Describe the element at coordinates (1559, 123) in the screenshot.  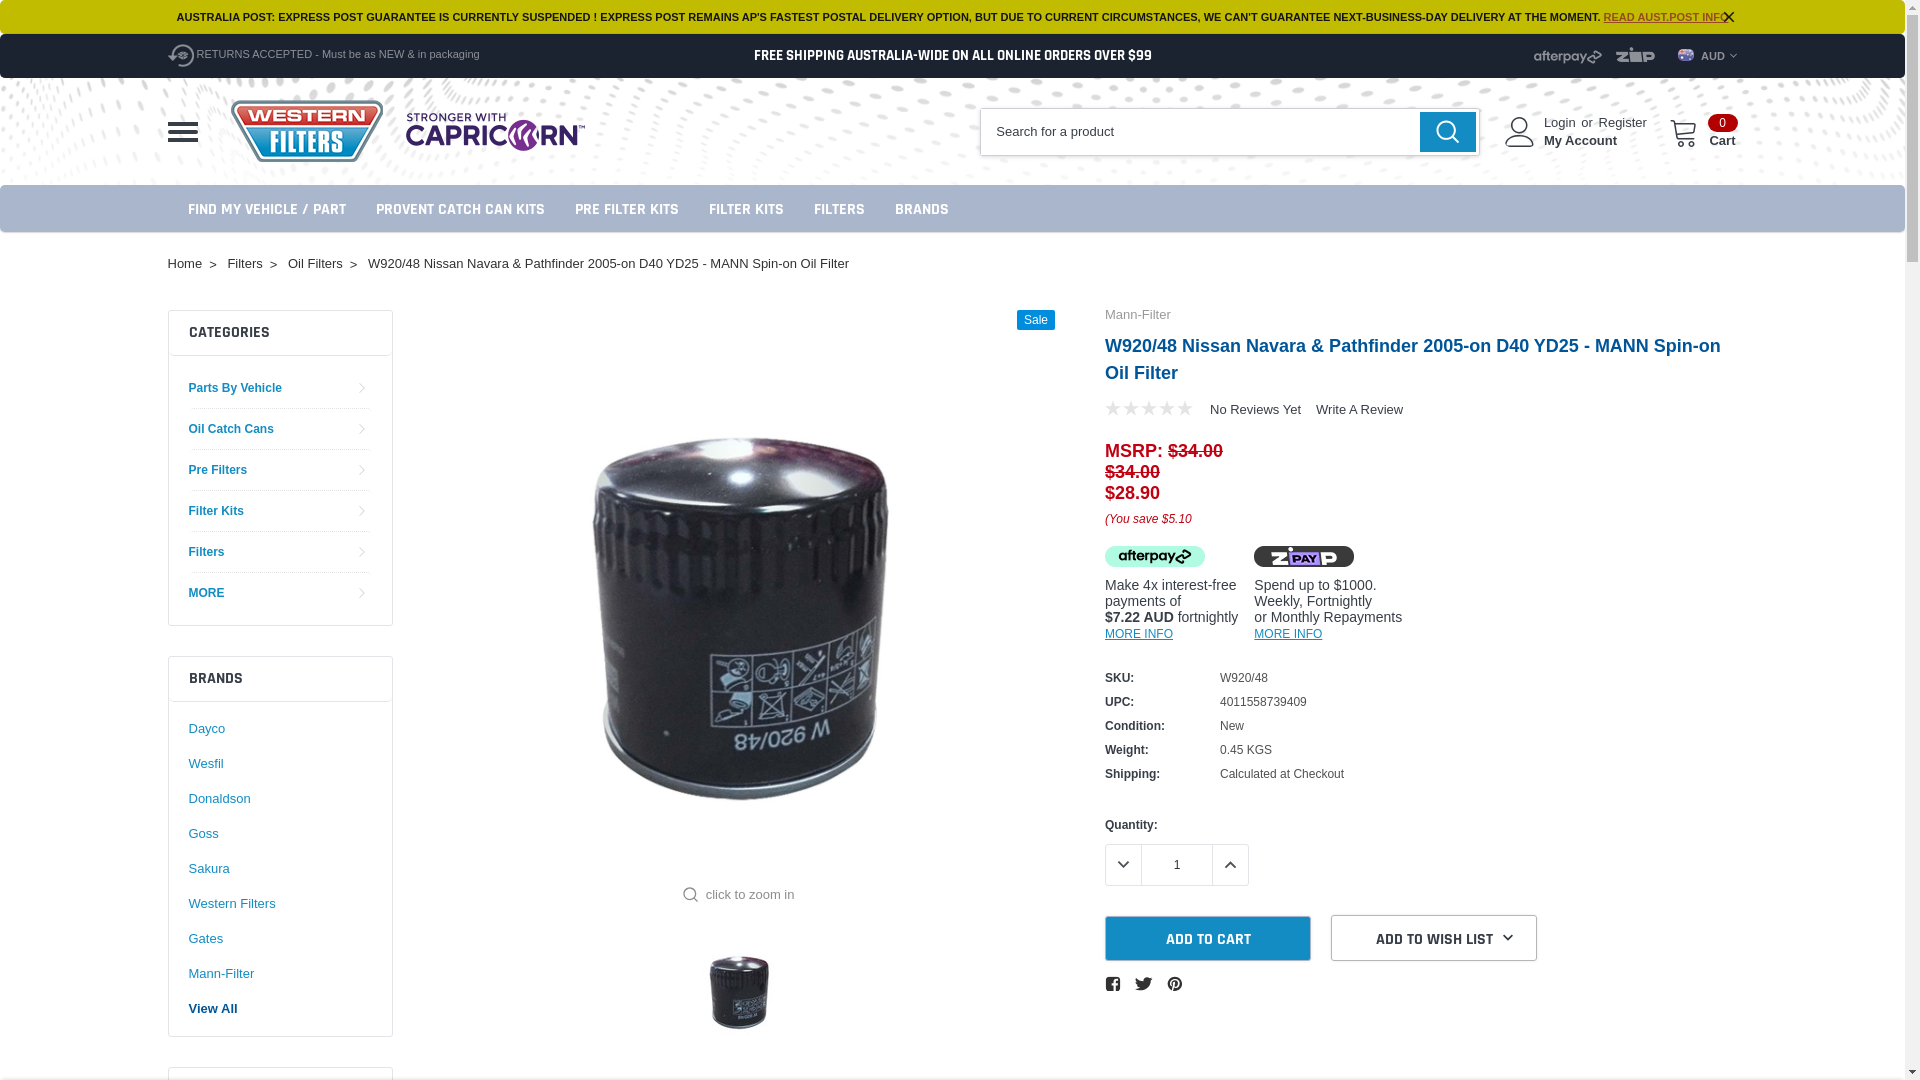
I see `'Login'` at that location.